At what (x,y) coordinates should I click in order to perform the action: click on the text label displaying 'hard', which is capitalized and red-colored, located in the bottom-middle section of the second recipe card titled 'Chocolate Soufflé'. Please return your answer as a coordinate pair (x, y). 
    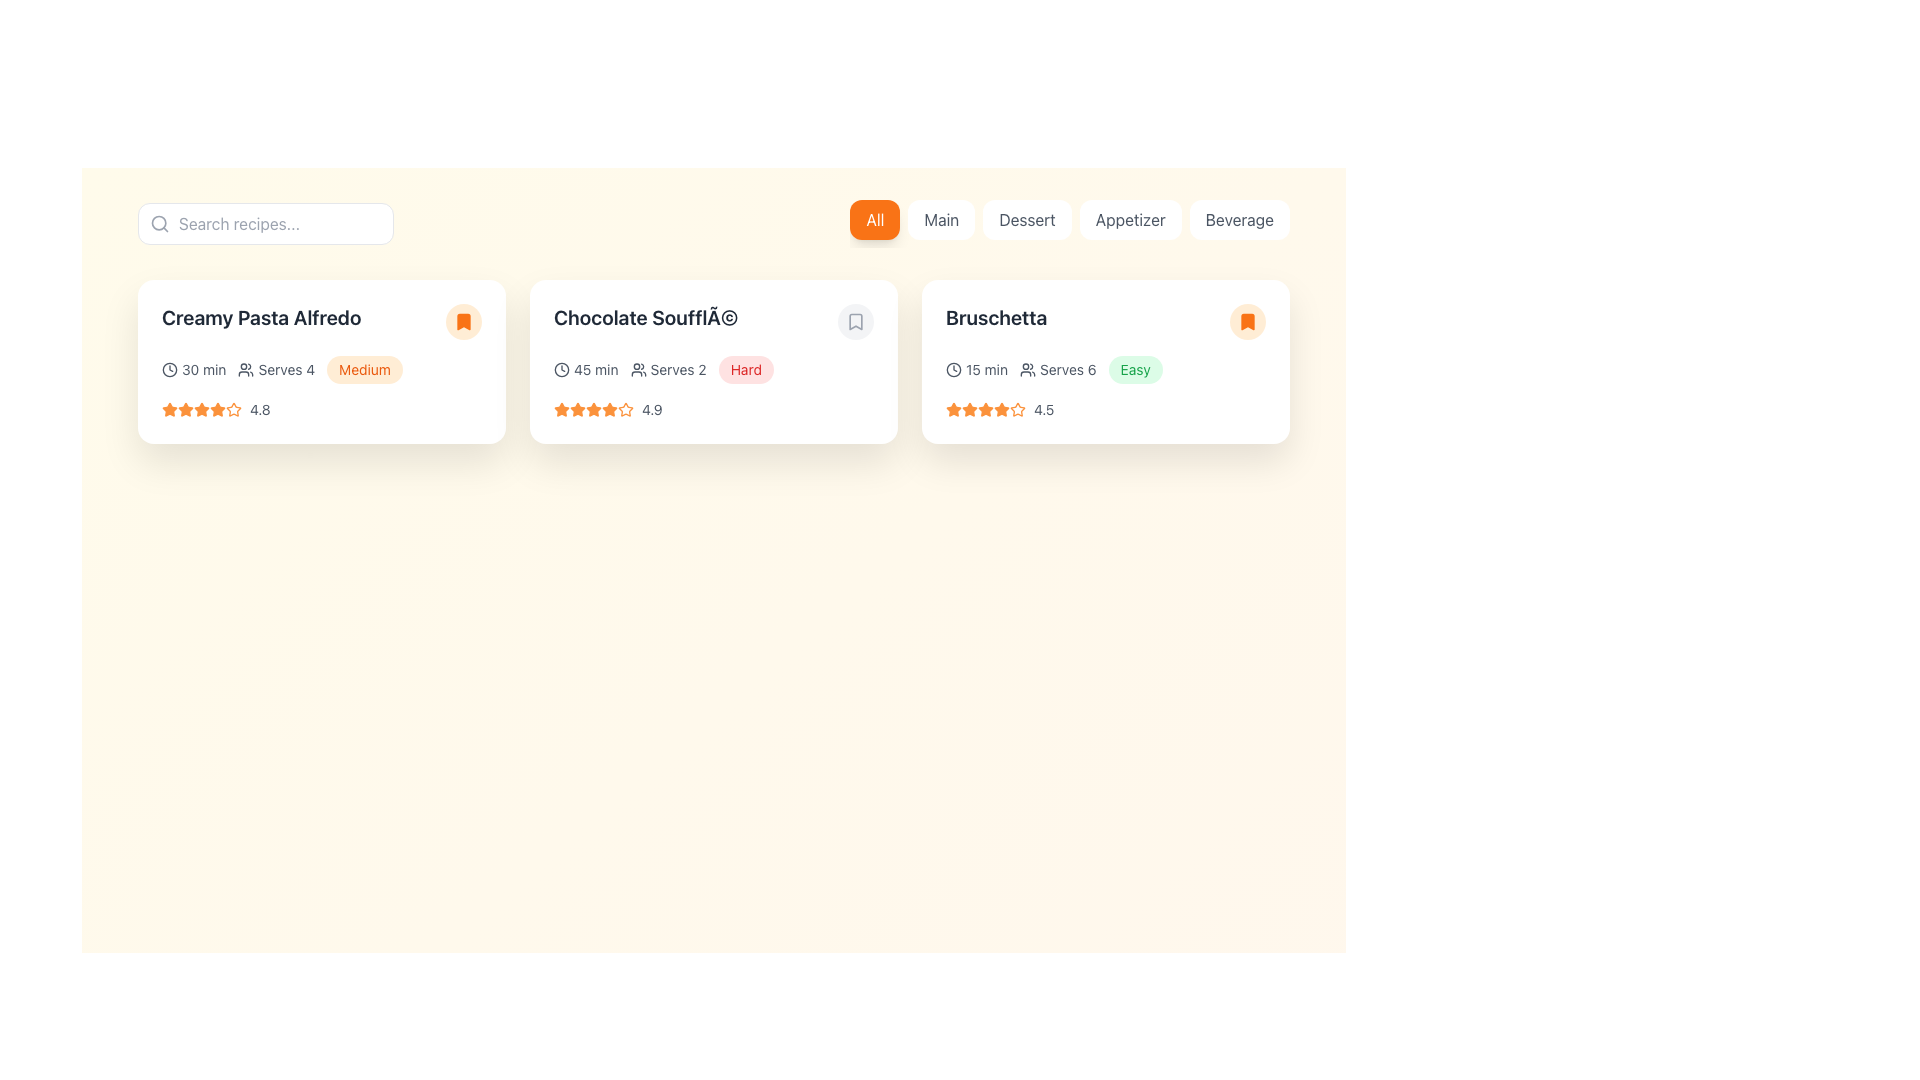
    Looking at the image, I should click on (745, 369).